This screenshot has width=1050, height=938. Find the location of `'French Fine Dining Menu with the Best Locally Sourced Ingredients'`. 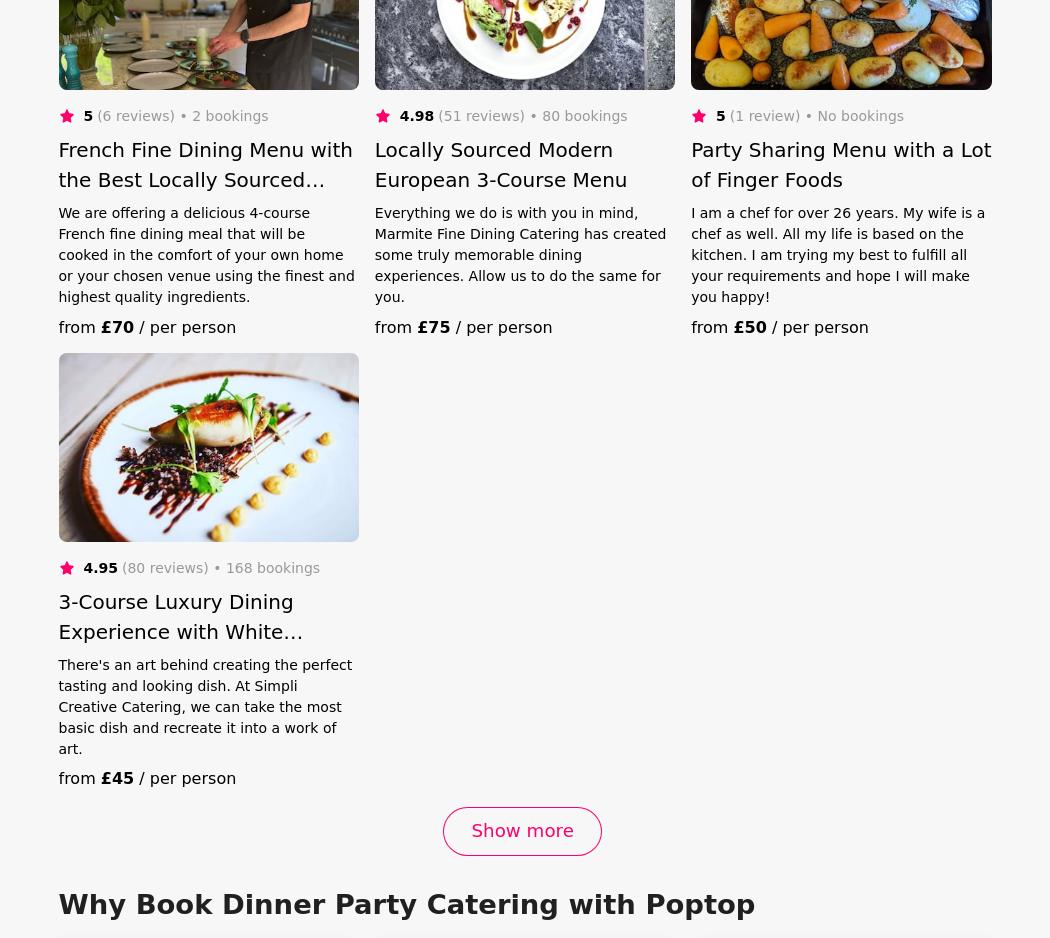

'French Fine Dining Menu with the Best Locally Sourced Ingredients' is located at coordinates (203, 177).